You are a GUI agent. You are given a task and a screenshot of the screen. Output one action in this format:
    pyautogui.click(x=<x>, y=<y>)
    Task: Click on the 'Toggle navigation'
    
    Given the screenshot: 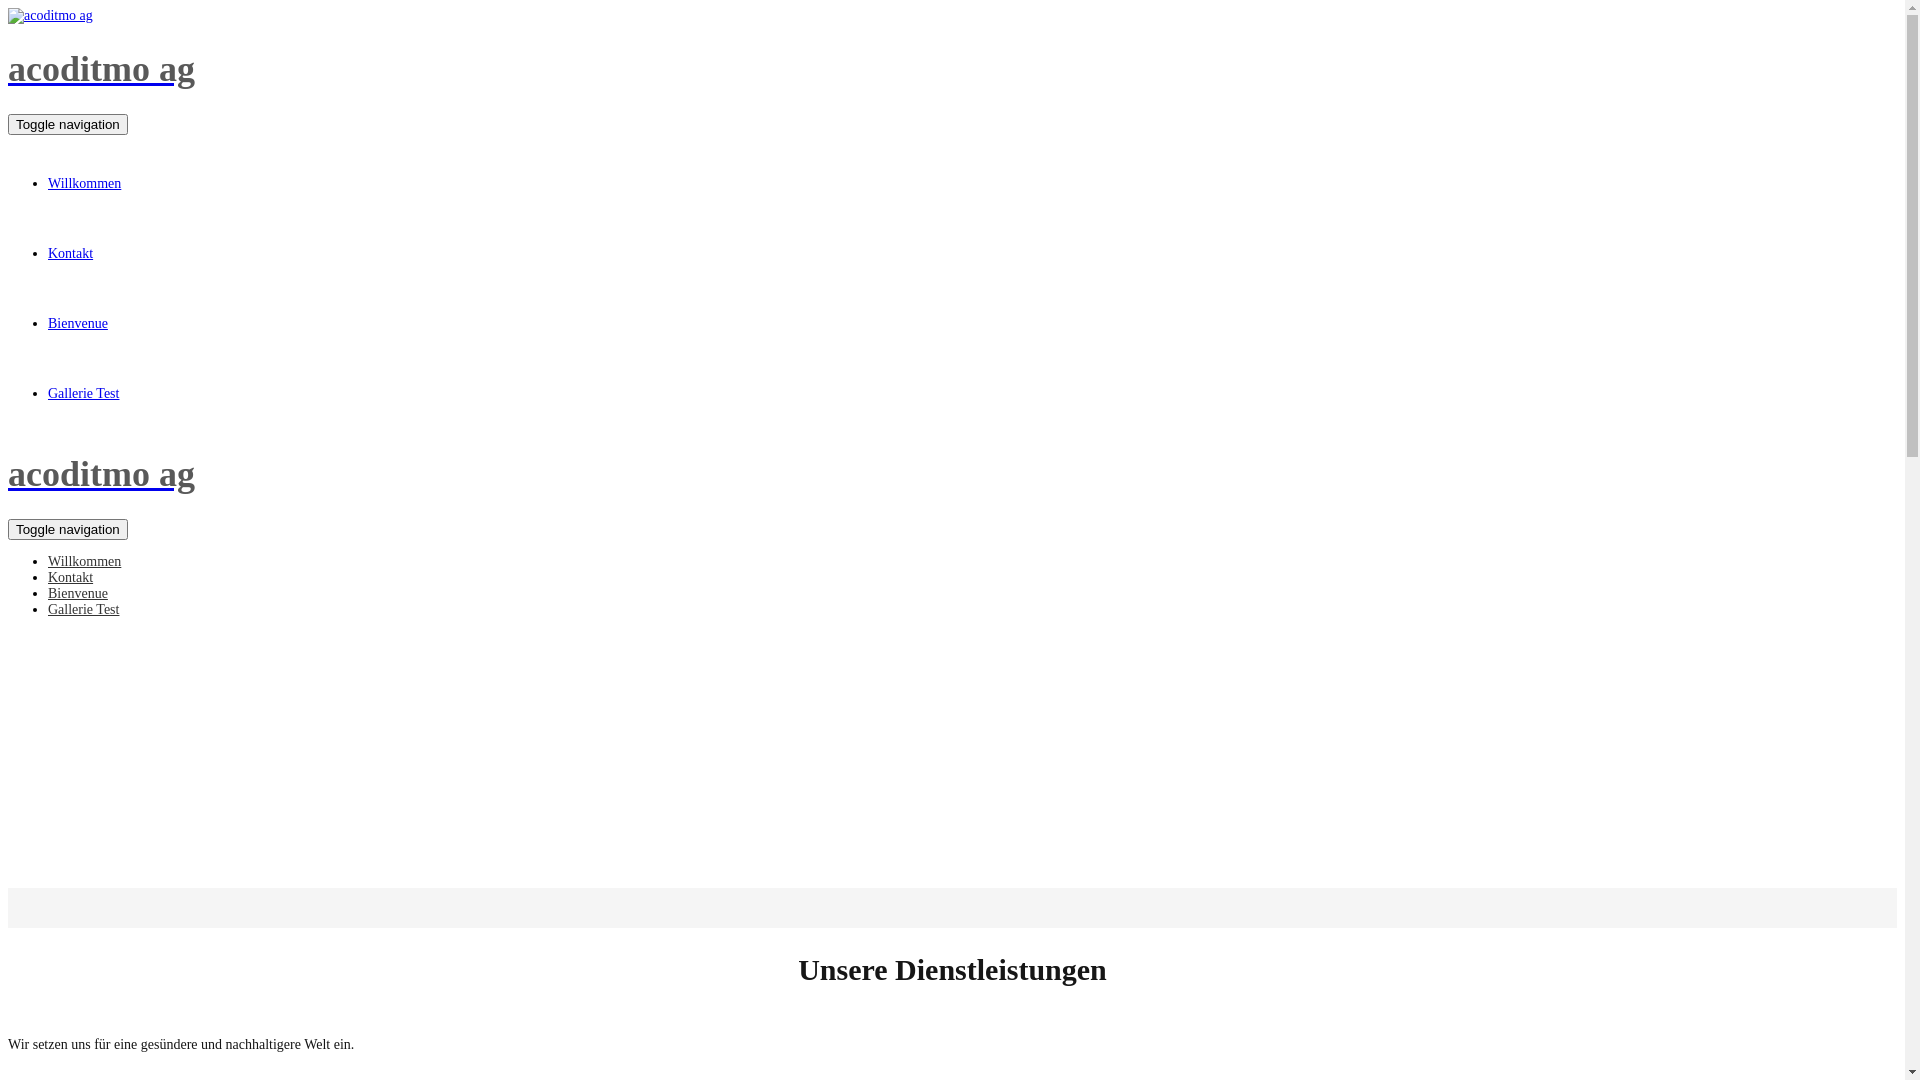 What is the action you would take?
    pyautogui.click(x=67, y=528)
    